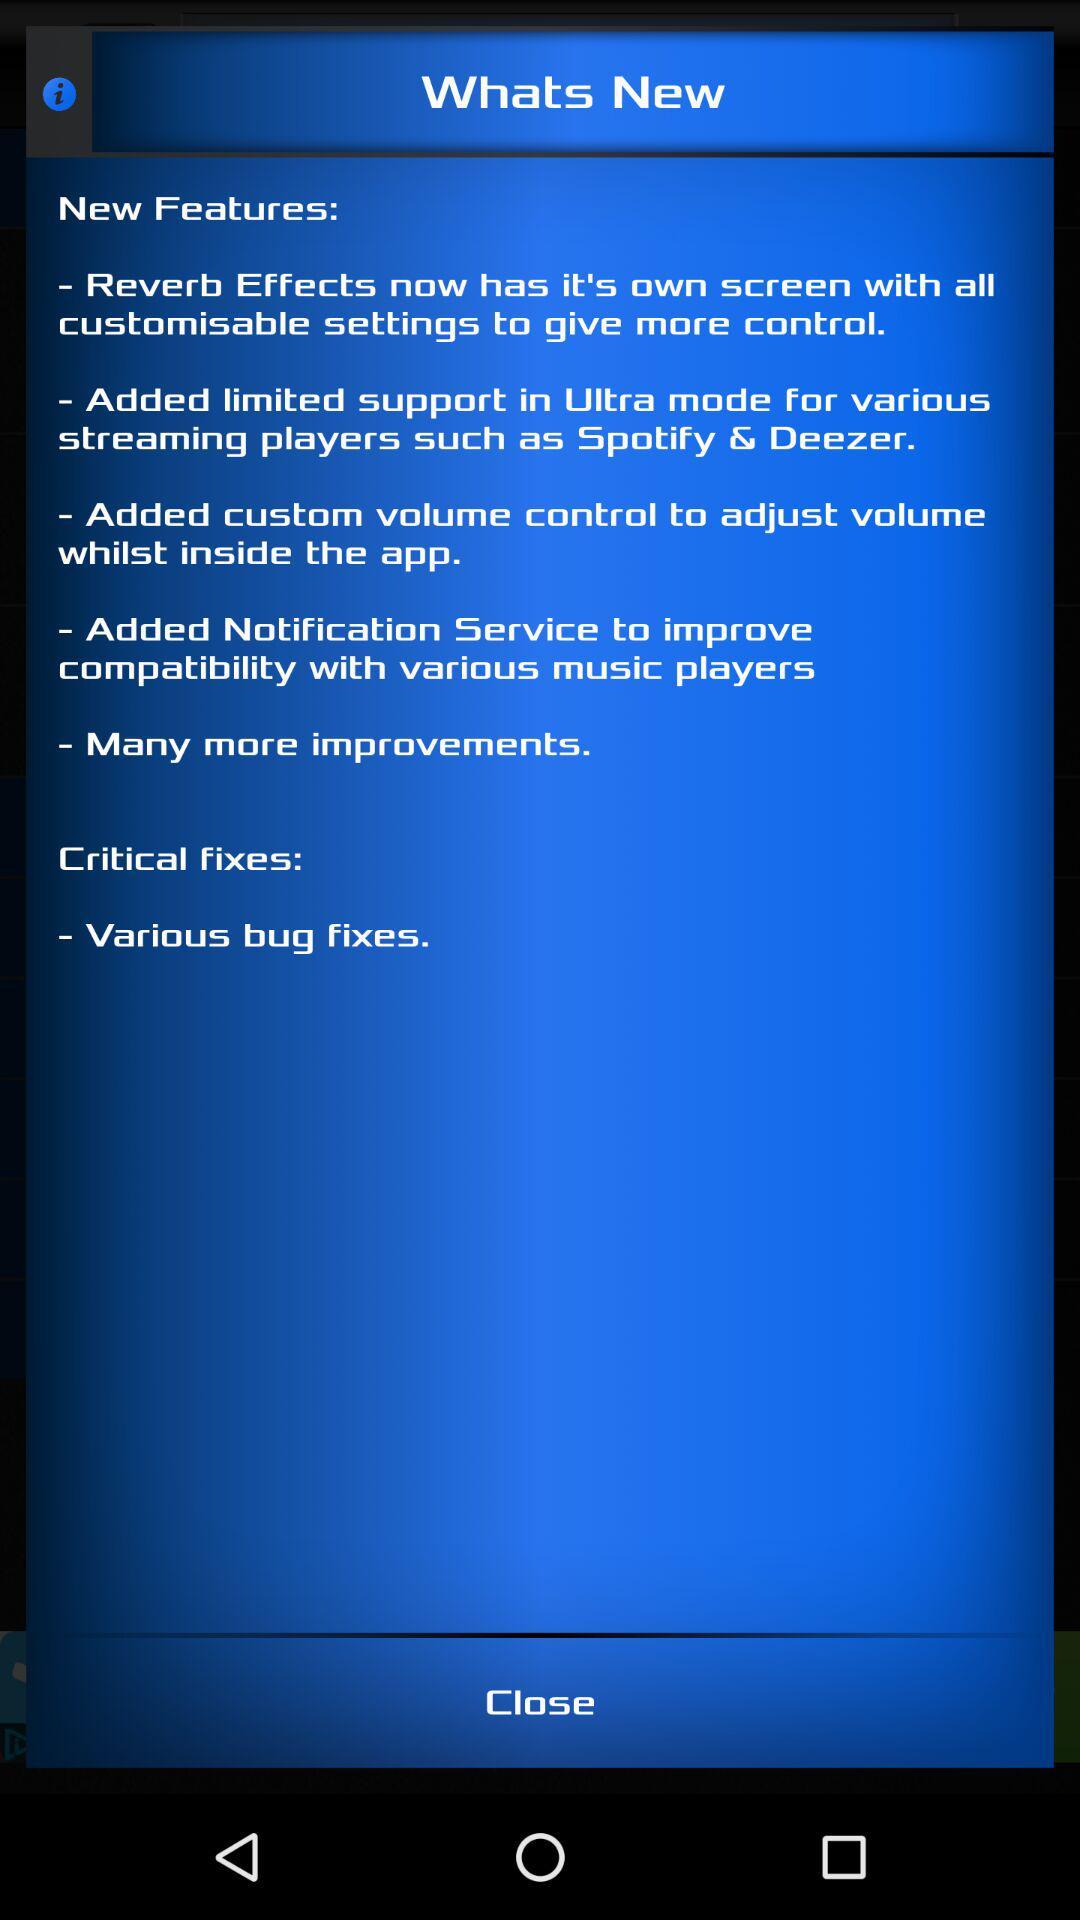 The height and width of the screenshot is (1920, 1080). I want to click on icon below the whats new item, so click(540, 894).